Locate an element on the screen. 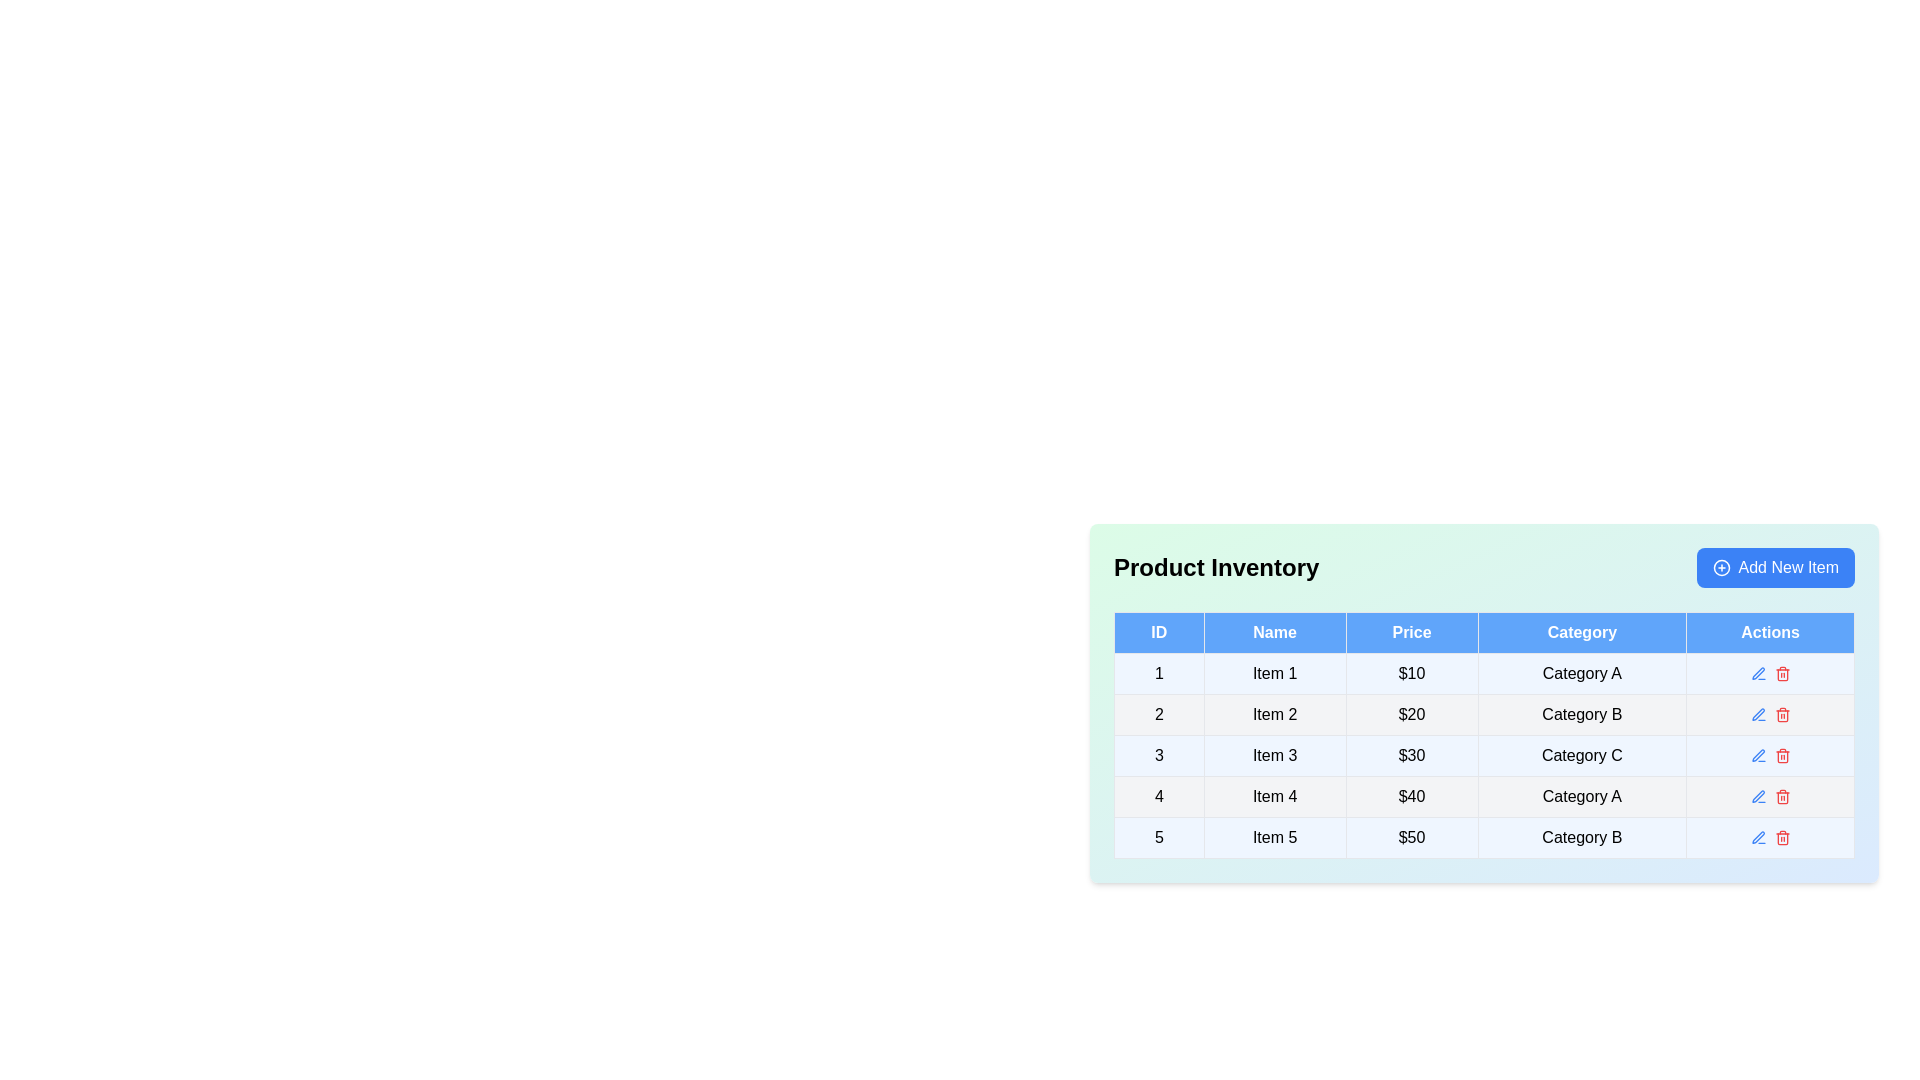 Image resolution: width=1920 pixels, height=1080 pixels. the Text label indicating the category type for the fifth item in the table, which is located in the fourth cell of the fifth row under the 'Category' column is located at coordinates (1581, 837).